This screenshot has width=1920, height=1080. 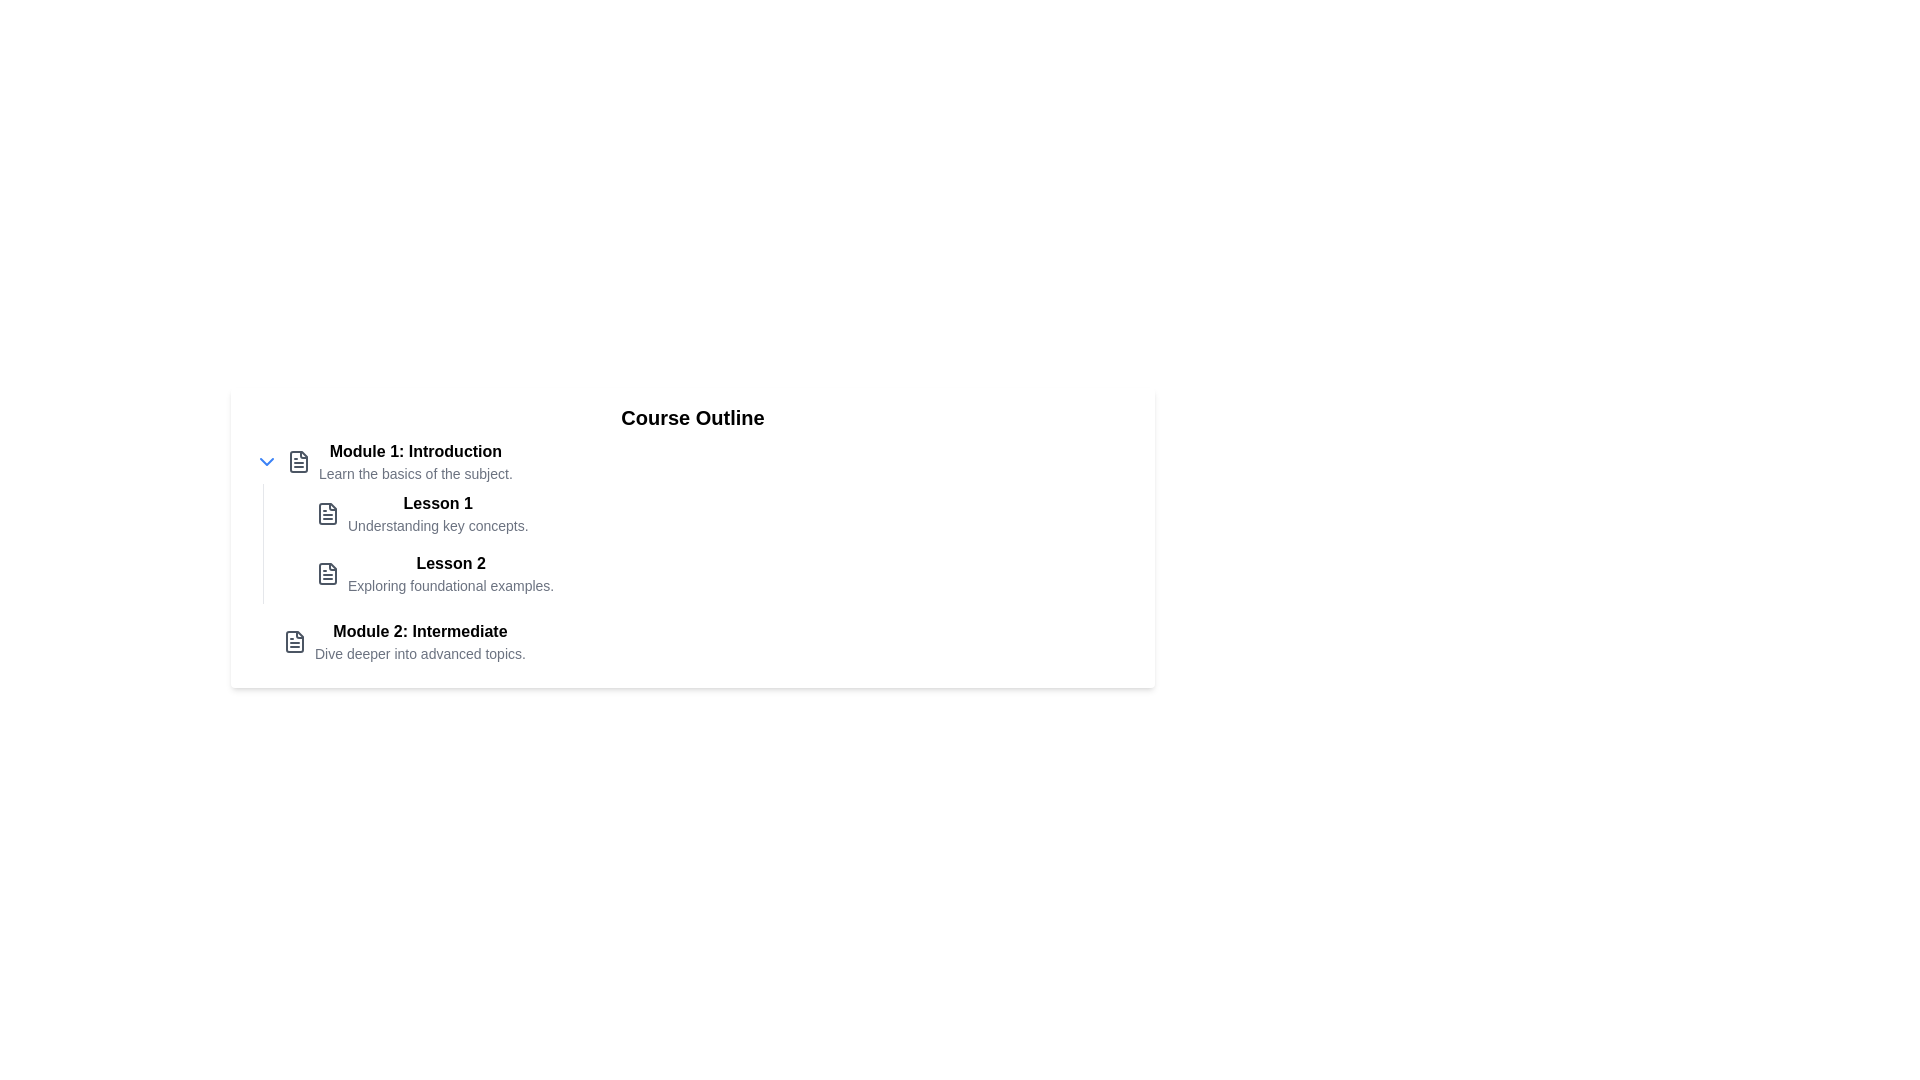 What do you see at coordinates (450, 574) in the screenshot?
I see `the text display for Lesson 2 in the course outline` at bounding box center [450, 574].